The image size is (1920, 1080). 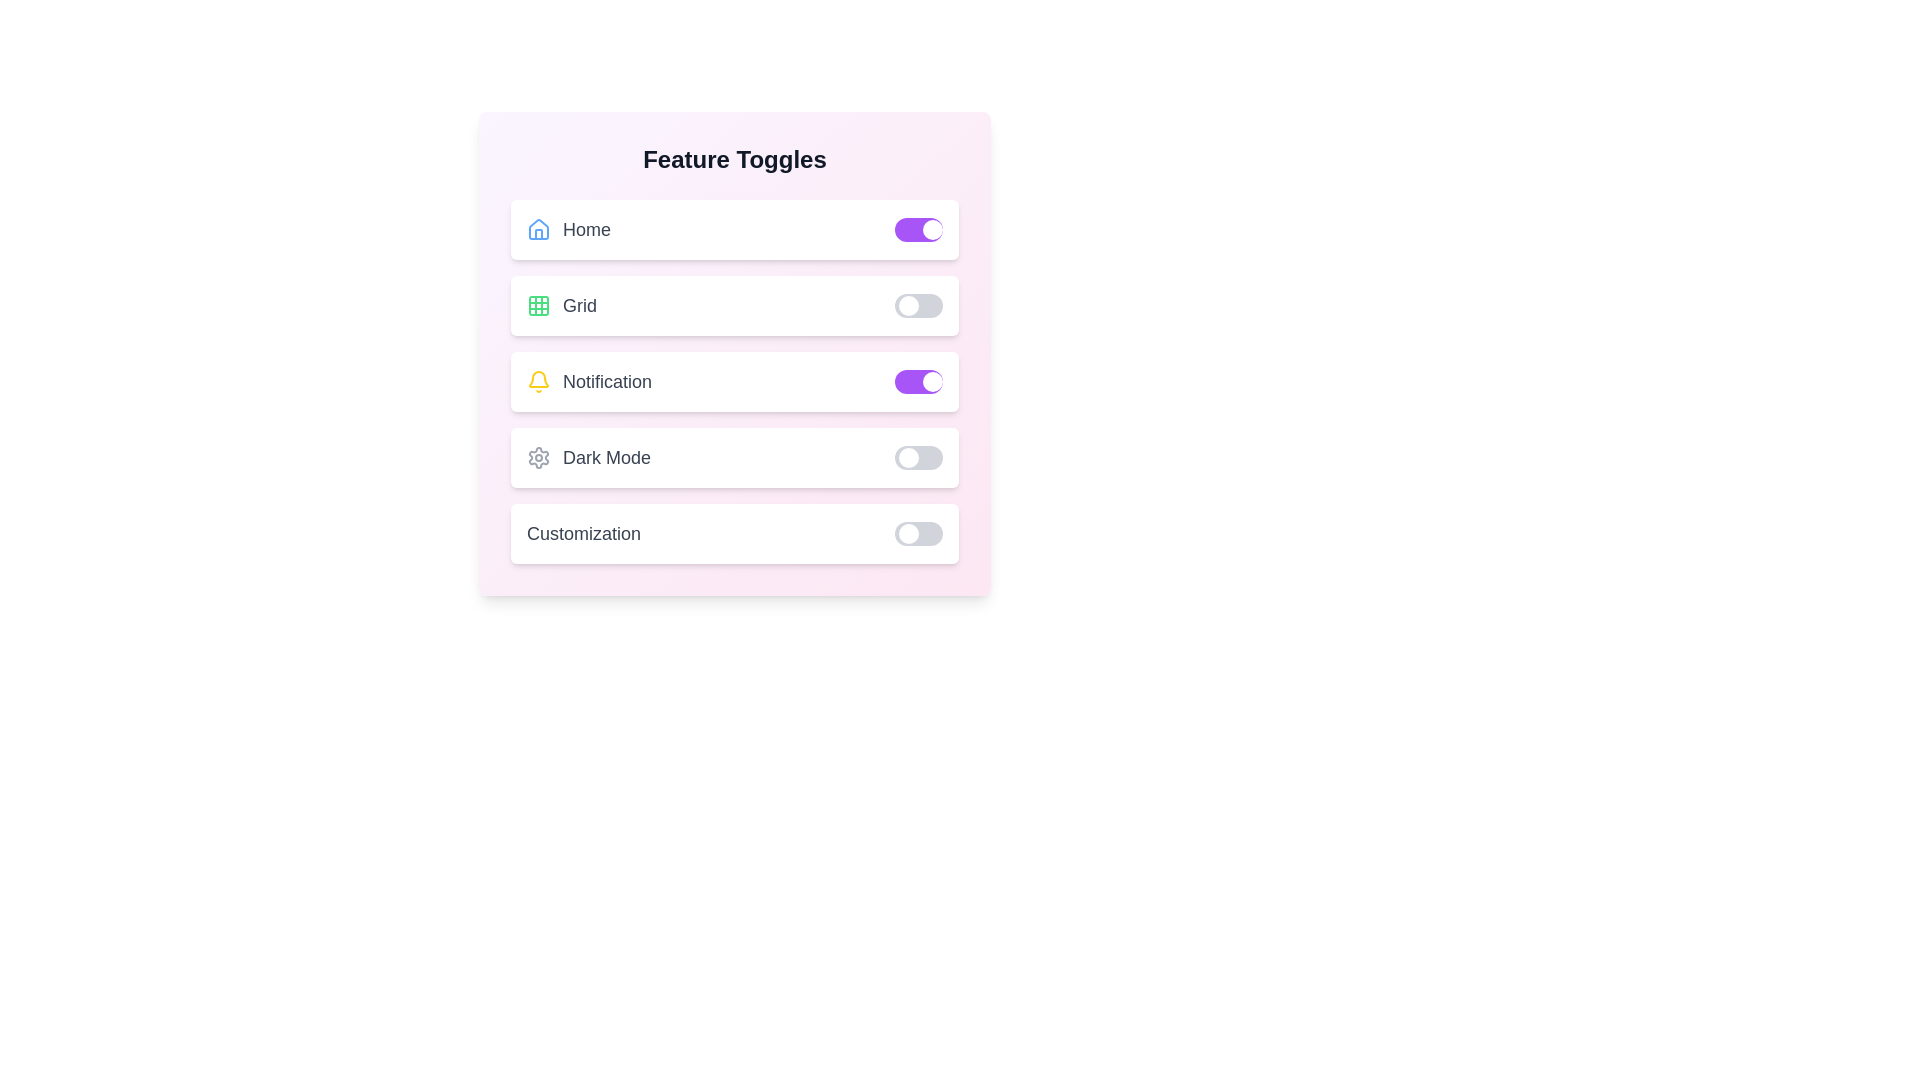 What do you see at coordinates (568, 229) in the screenshot?
I see `the 'Home' label with the house icon, which is the first element in the vertical list within the 'Feature Toggles' card` at bounding box center [568, 229].